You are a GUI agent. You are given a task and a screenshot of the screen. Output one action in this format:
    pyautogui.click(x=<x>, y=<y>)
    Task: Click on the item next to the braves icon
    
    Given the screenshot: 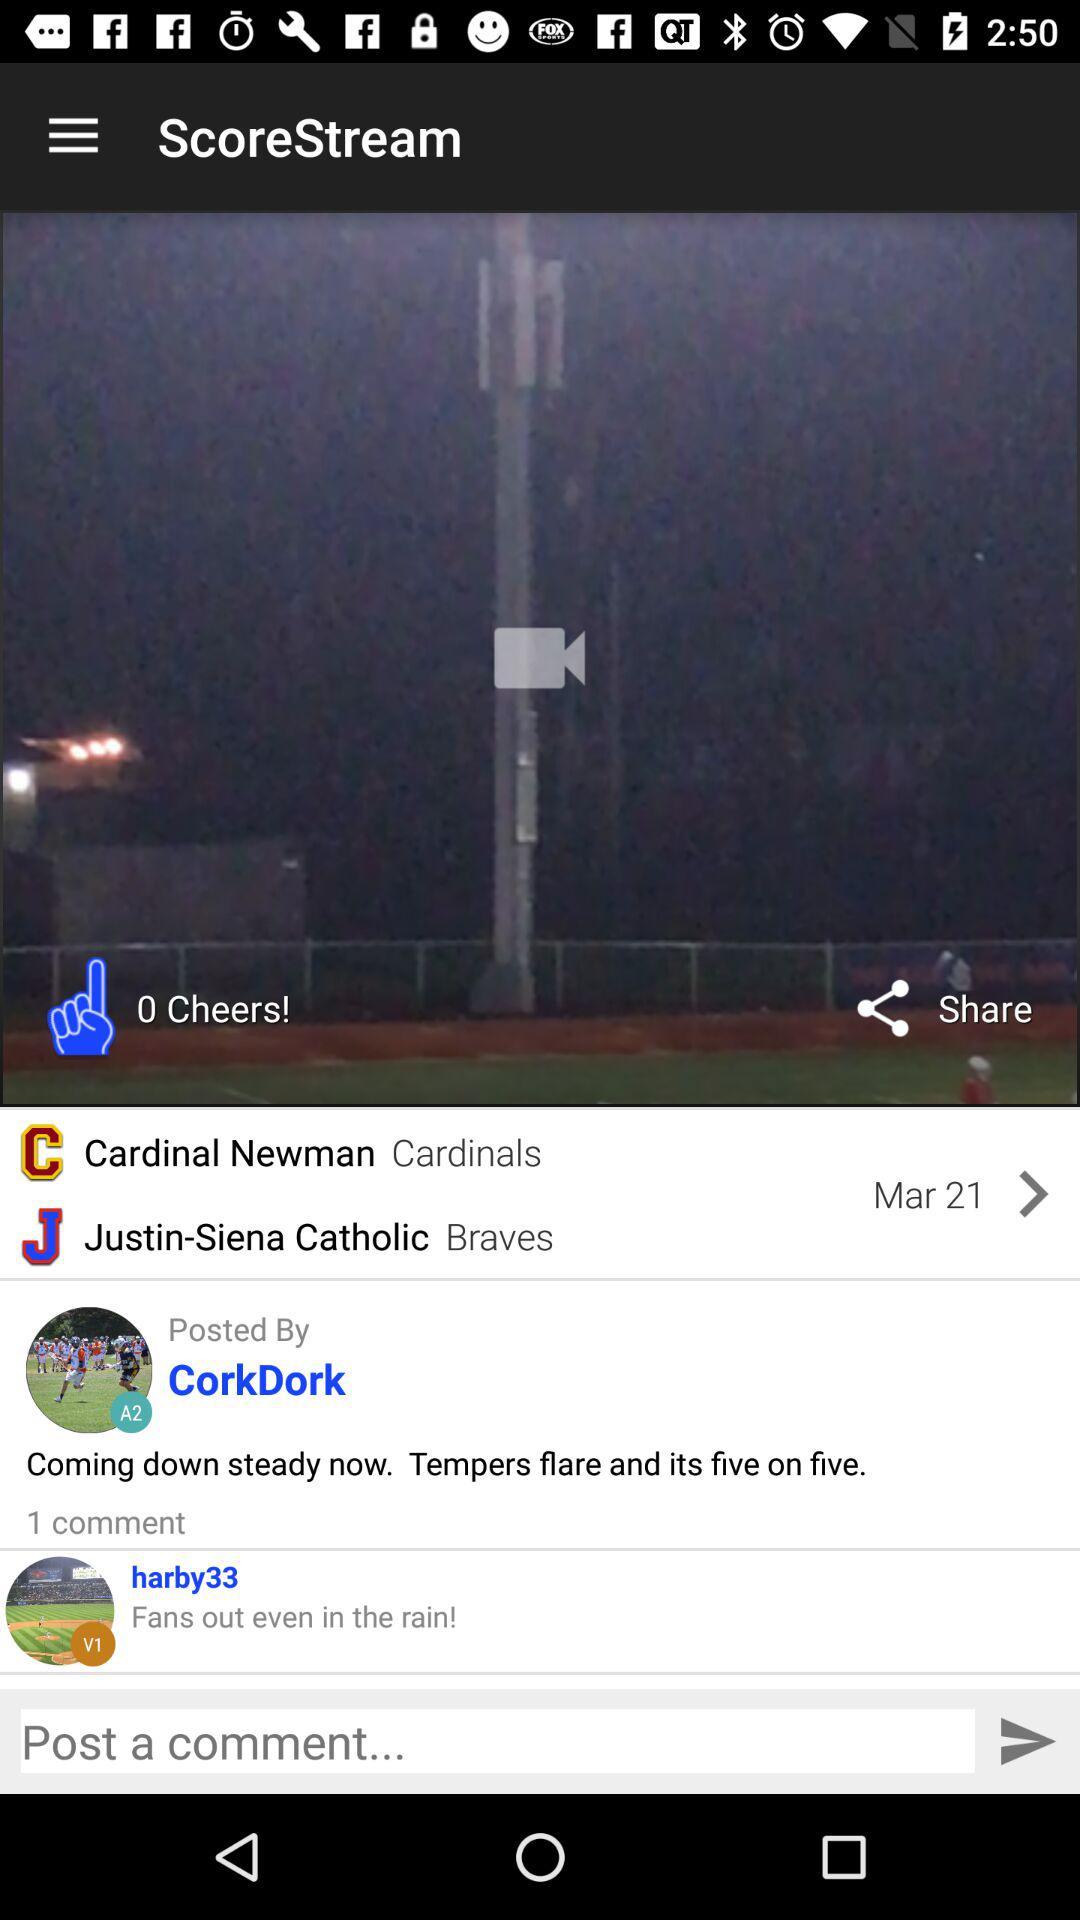 What is the action you would take?
    pyautogui.click(x=929, y=1194)
    